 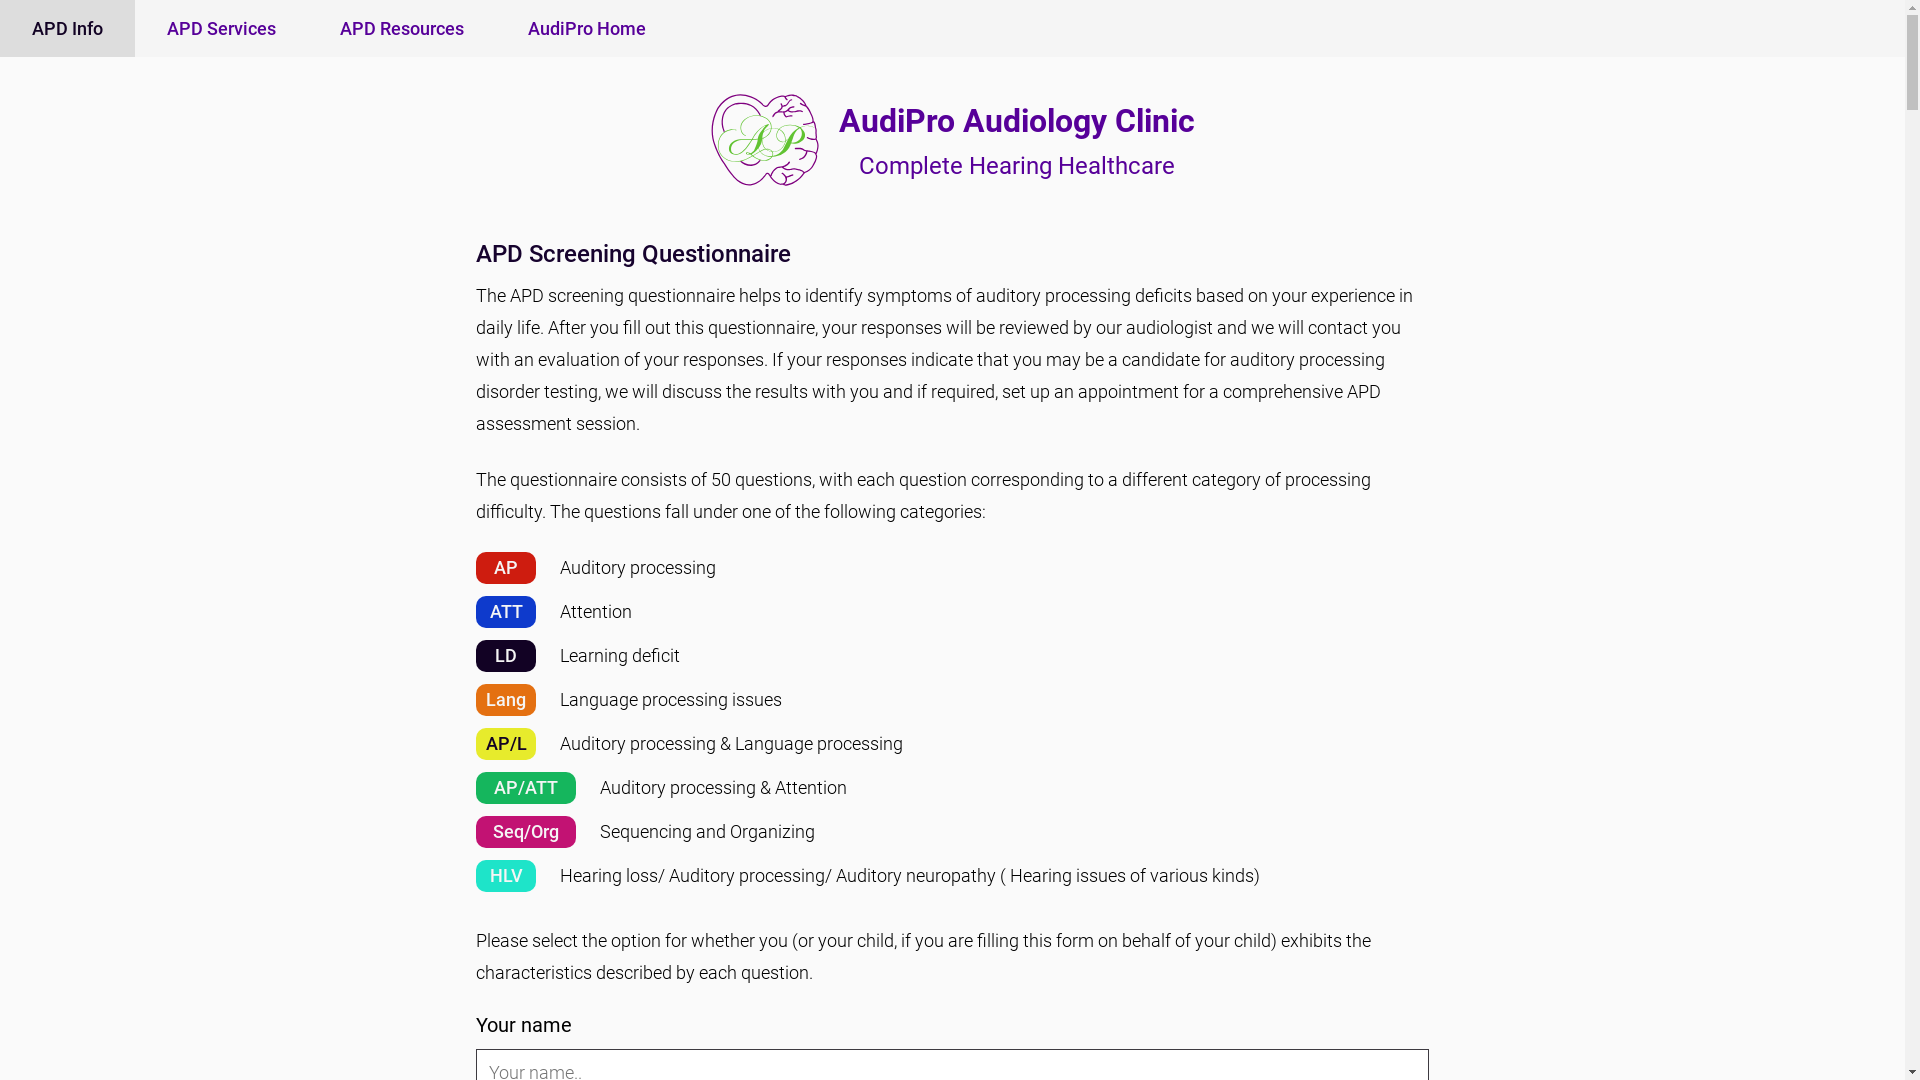 I want to click on 'APD Resources', so click(x=401, y=28).